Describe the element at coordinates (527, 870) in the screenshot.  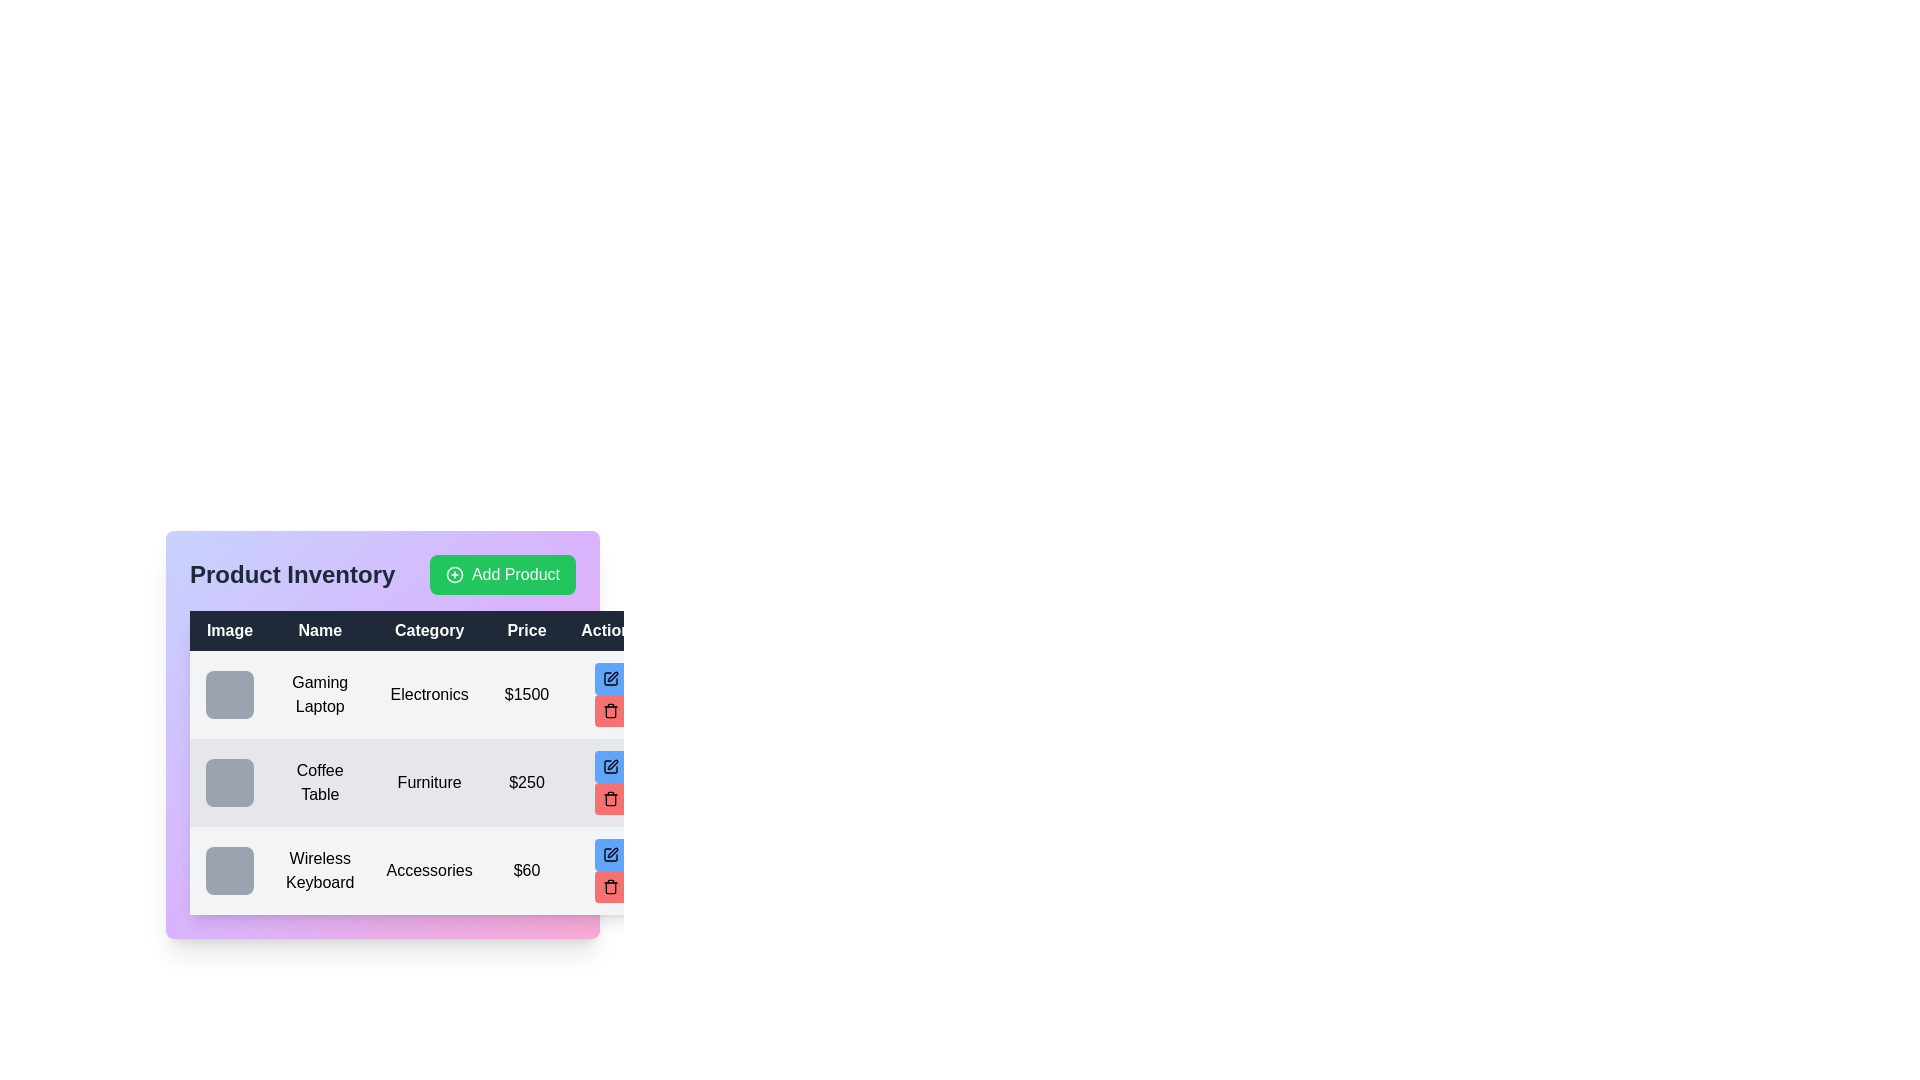
I see `the price text label representing the price of the 'Wireless Keyboard' product in the accessories category, located in the third row under the 'Price' column` at that location.